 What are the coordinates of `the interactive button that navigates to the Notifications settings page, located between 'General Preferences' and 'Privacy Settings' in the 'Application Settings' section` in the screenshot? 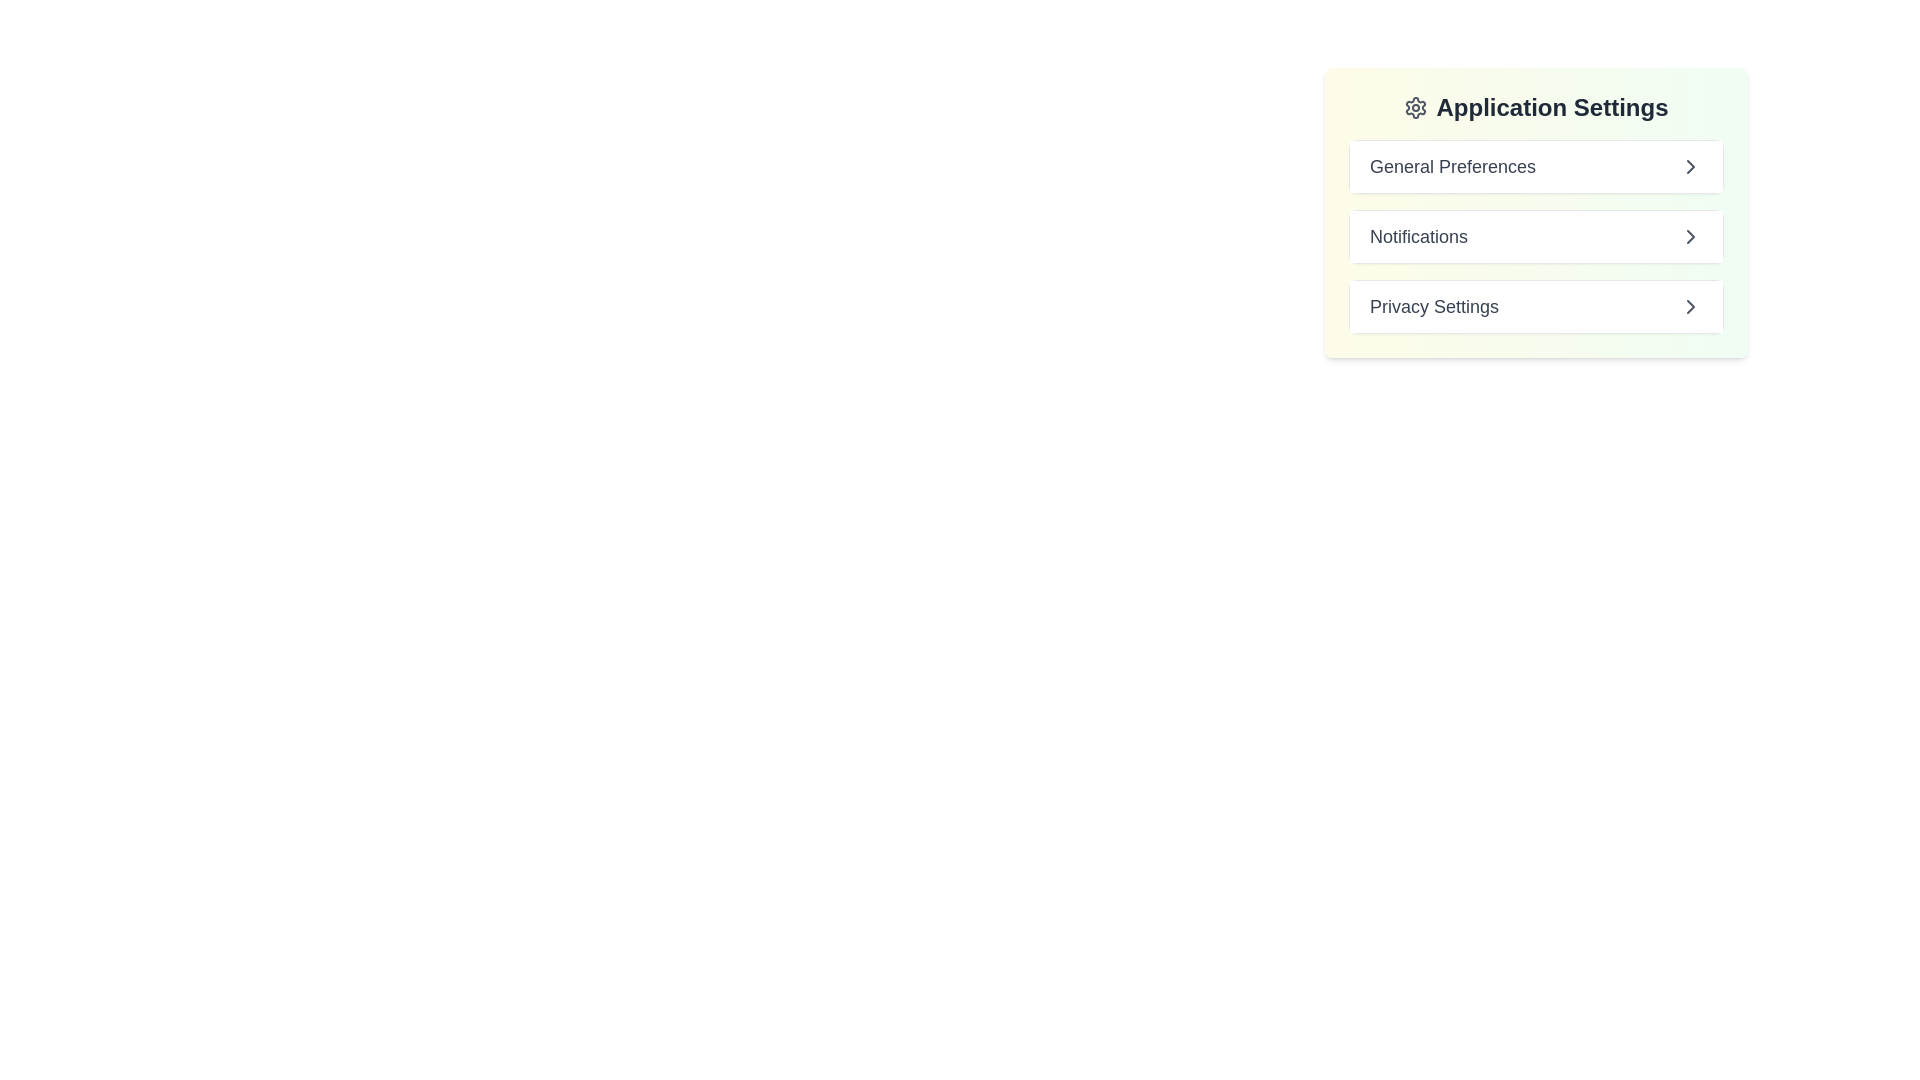 It's located at (1535, 212).